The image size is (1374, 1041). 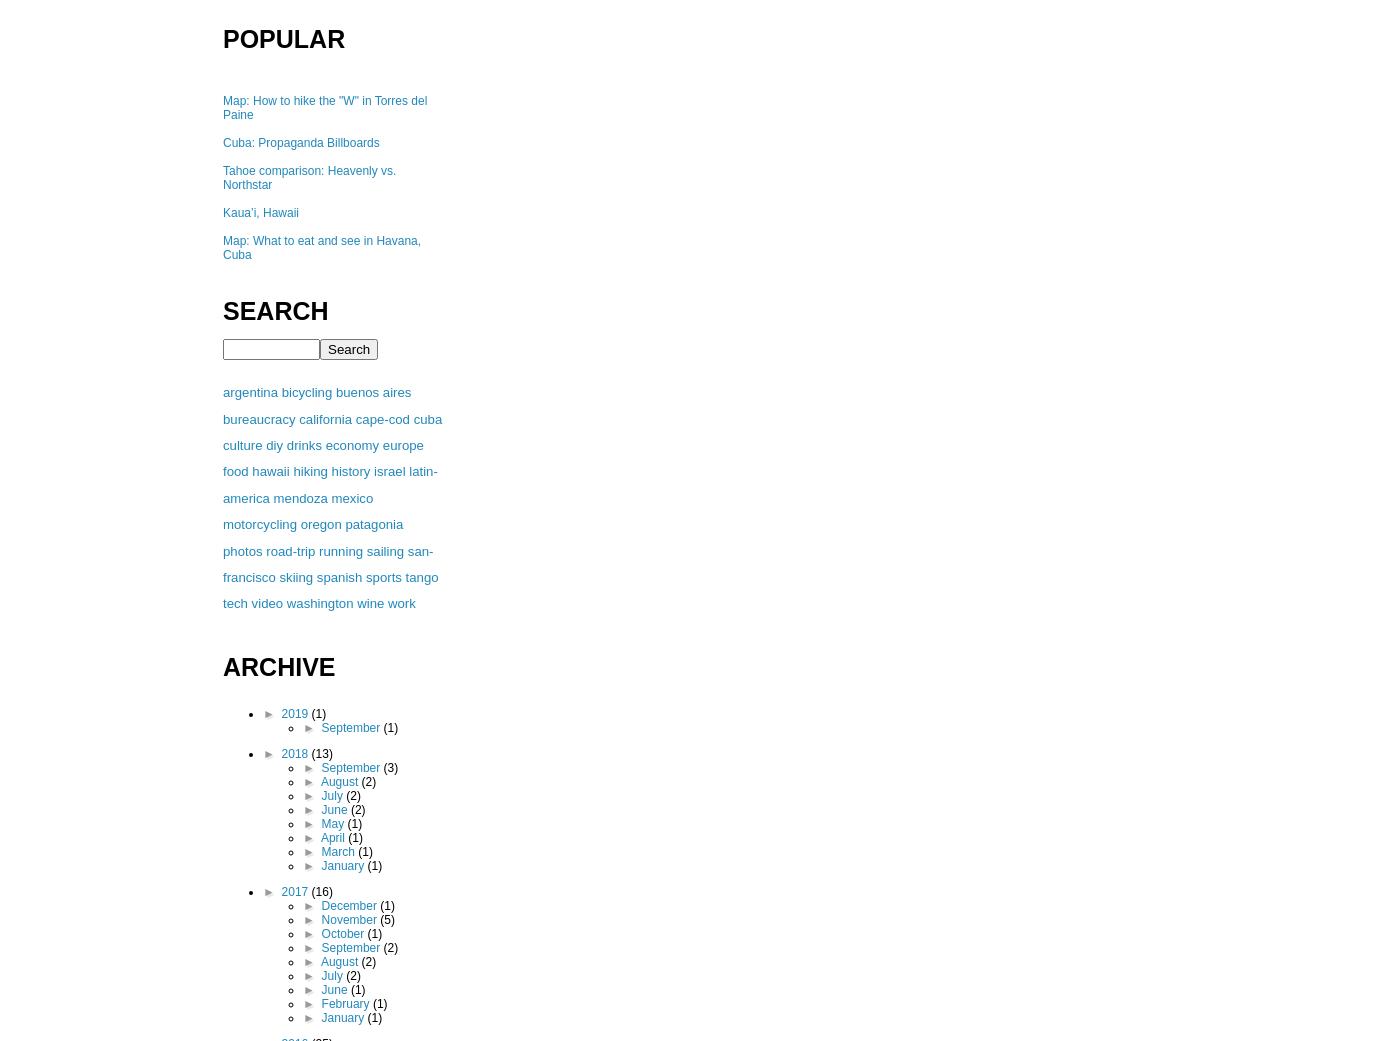 I want to click on 'diy', so click(x=273, y=444).